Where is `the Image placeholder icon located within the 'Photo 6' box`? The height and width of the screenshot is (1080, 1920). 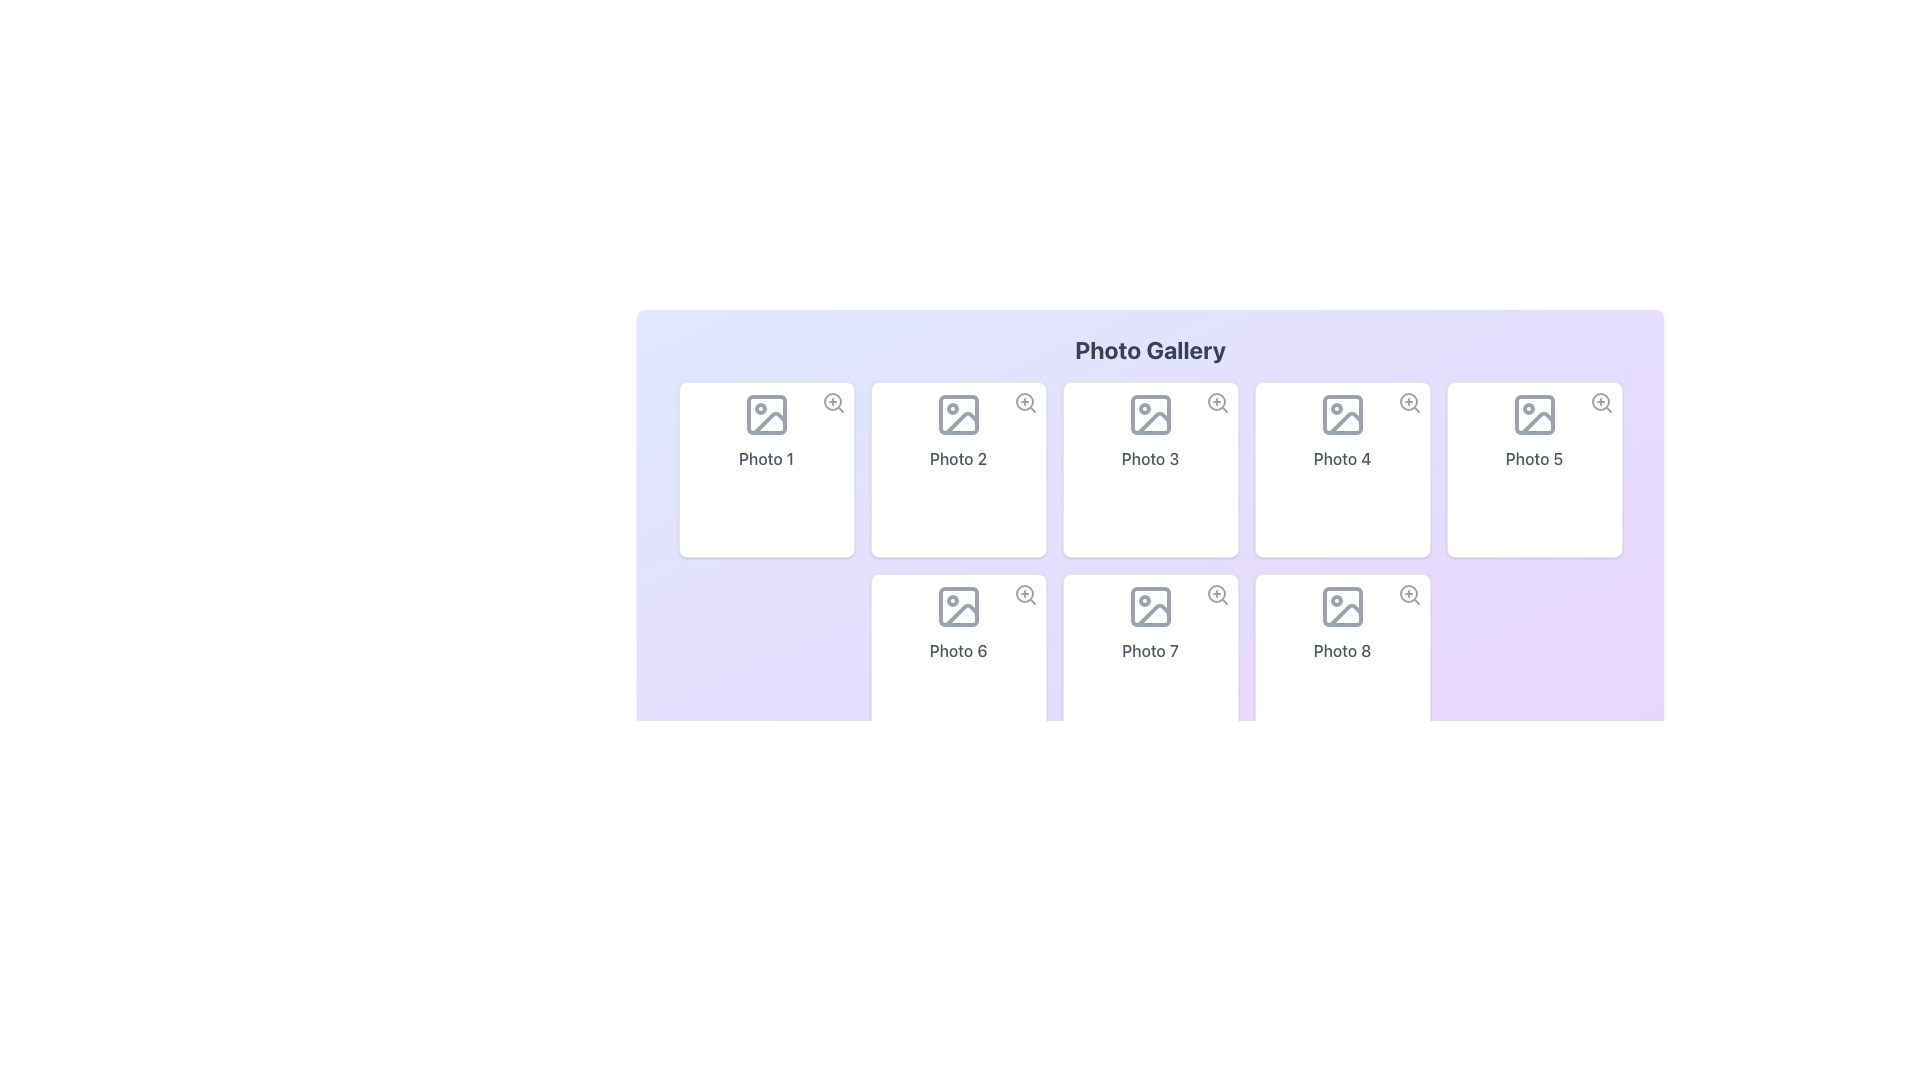
the Image placeholder icon located within the 'Photo 6' box is located at coordinates (957, 605).